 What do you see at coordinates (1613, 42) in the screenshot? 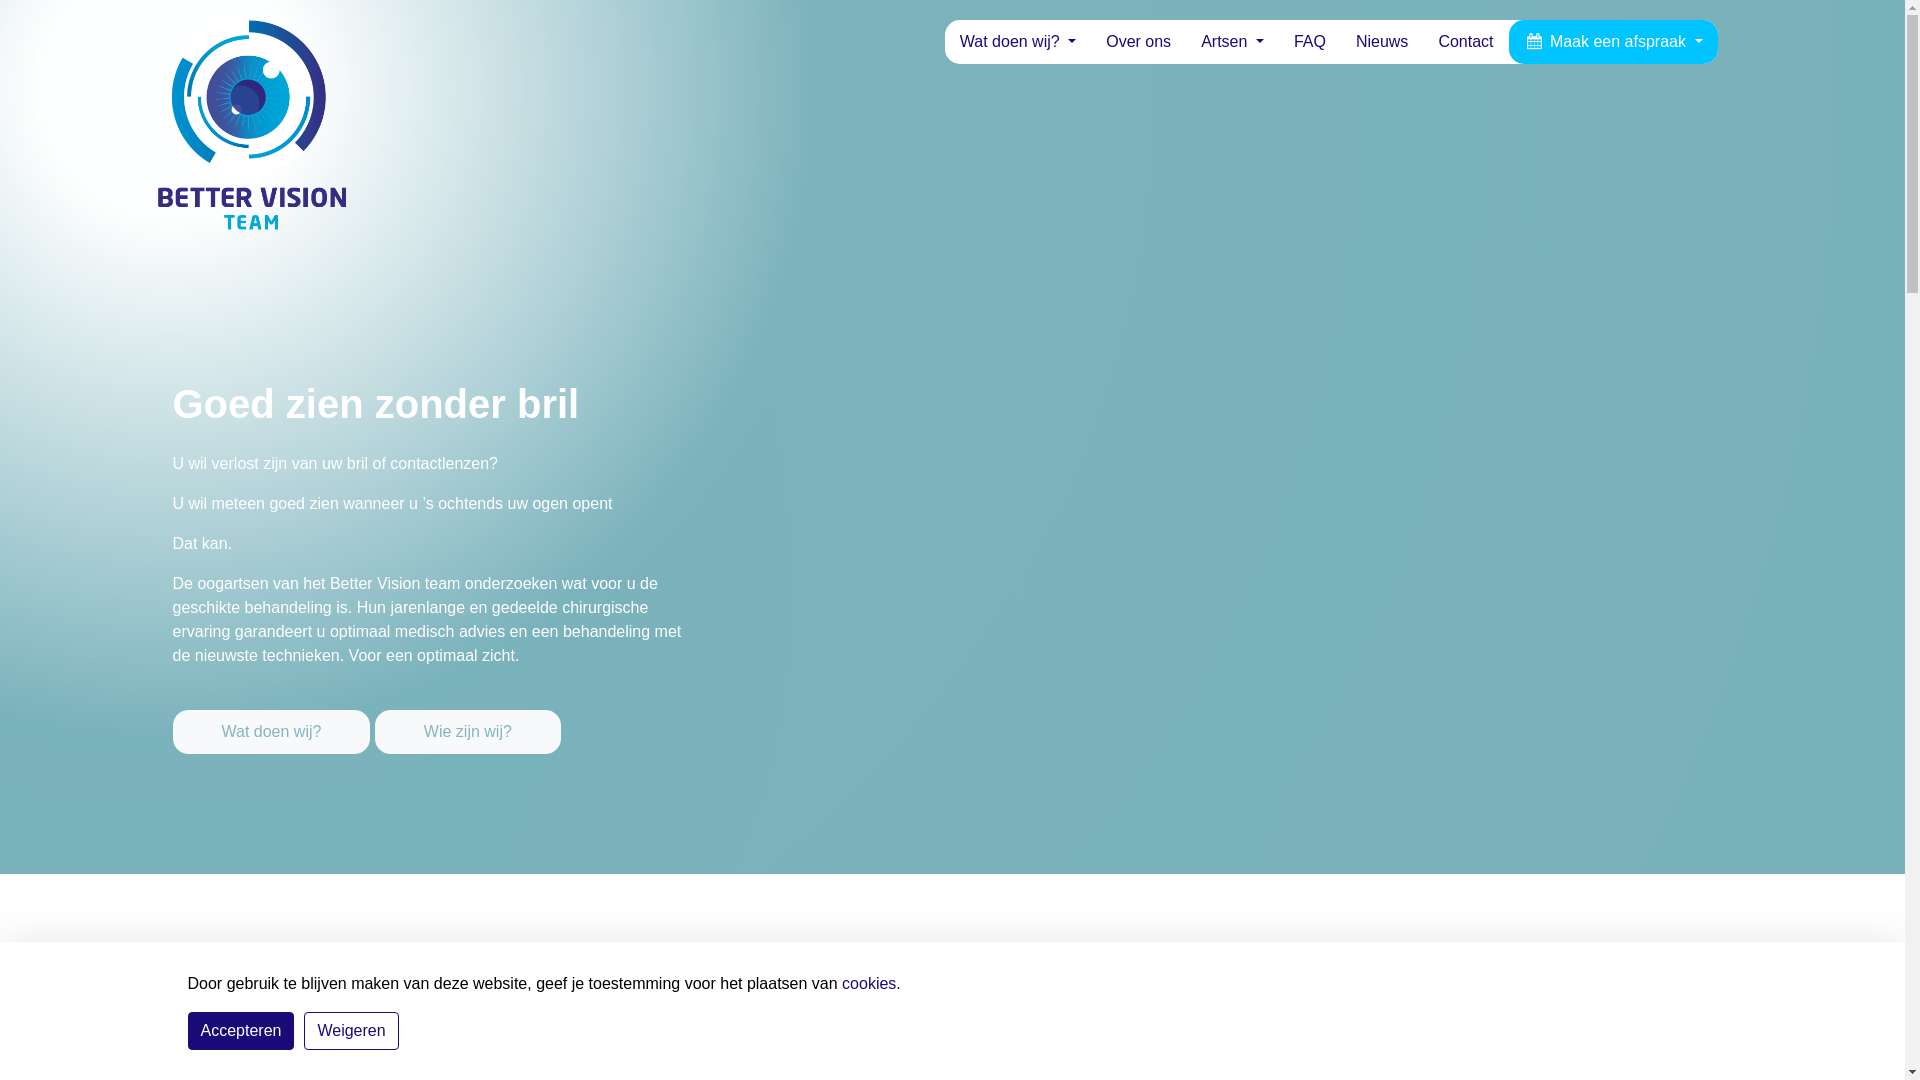
I see `'Maak een afspraak'` at bounding box center [1613, 42].